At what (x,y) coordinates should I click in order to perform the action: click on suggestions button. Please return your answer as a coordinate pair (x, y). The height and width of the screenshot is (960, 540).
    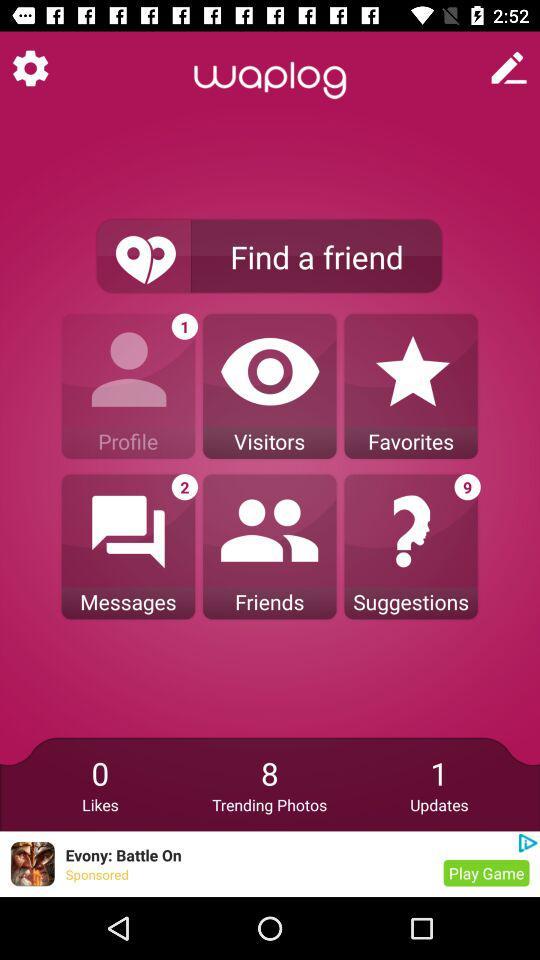
    Looking at the image, I should click on (410, 547).